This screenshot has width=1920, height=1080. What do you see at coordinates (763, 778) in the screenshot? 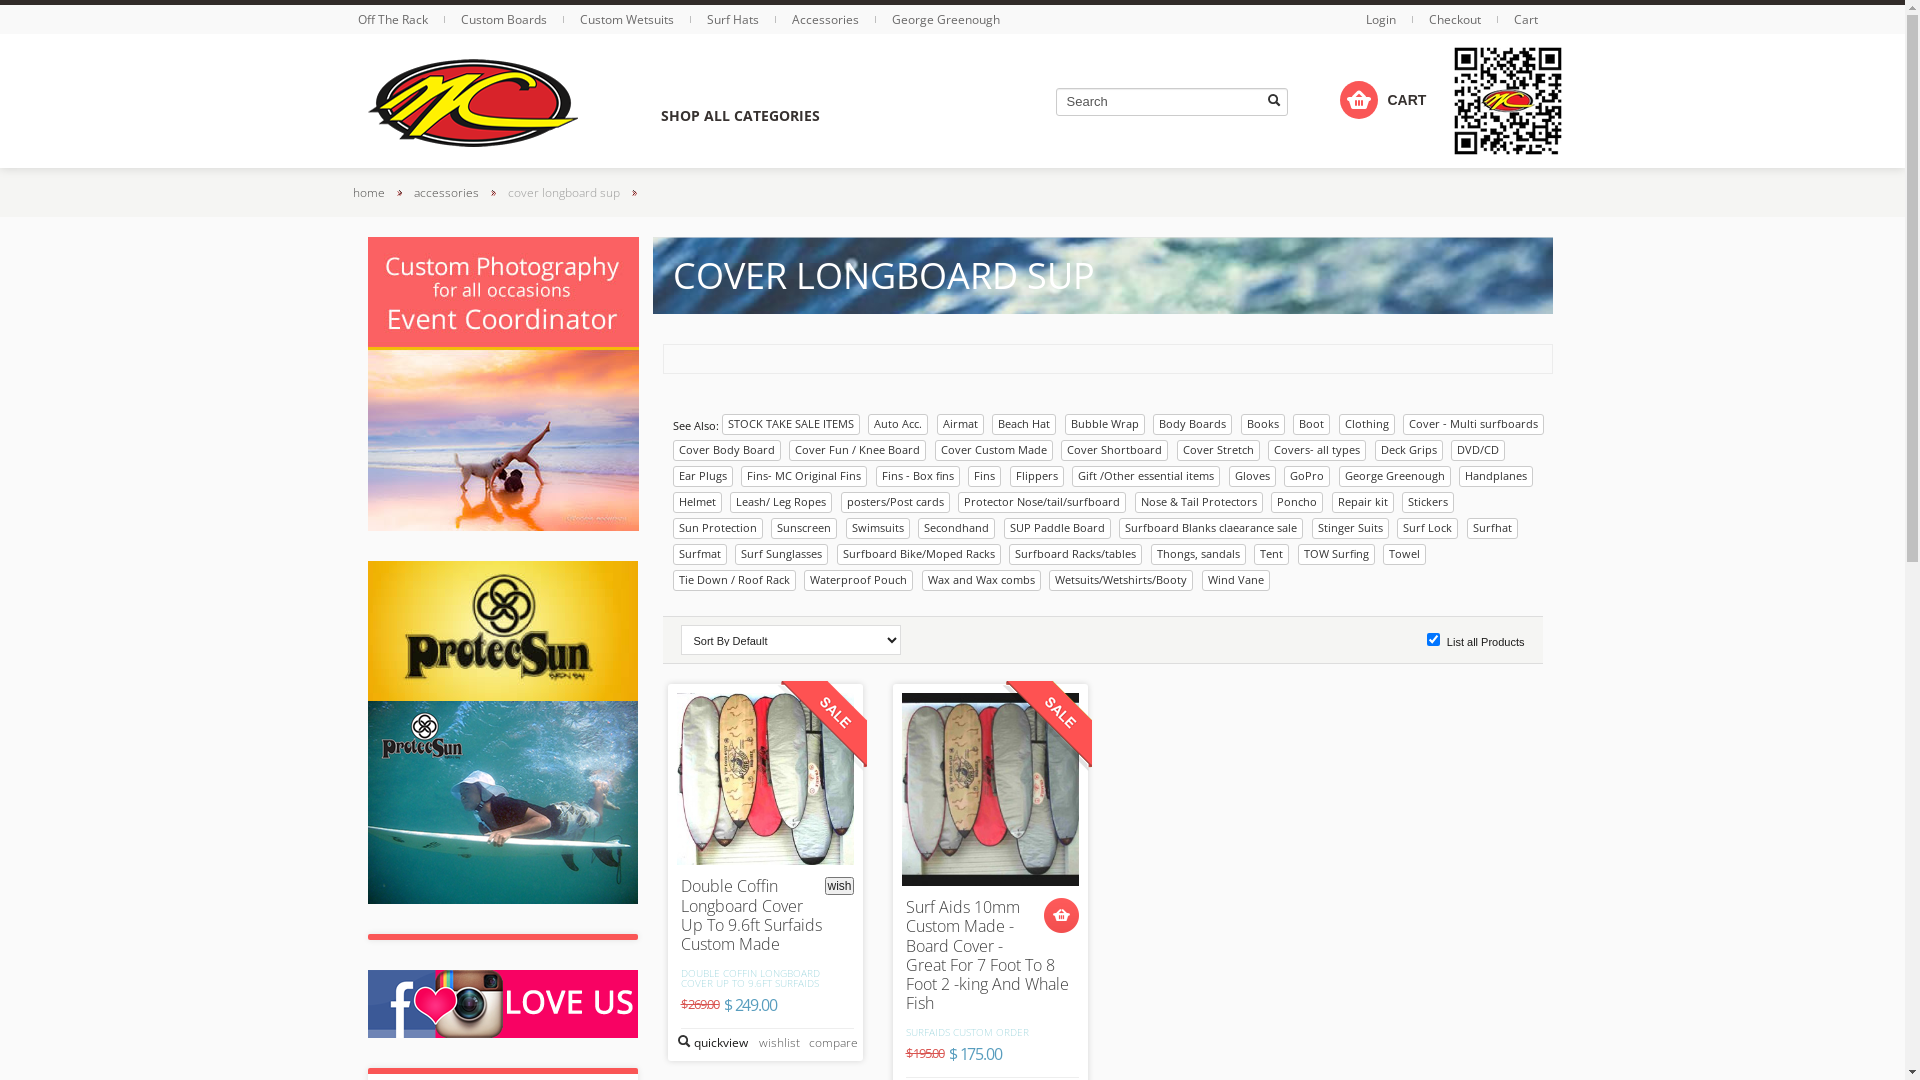
I see `'Code Double Coffin Longboard Cover up to 9.6FT Surfaids'` at bounding box center [763, 778].